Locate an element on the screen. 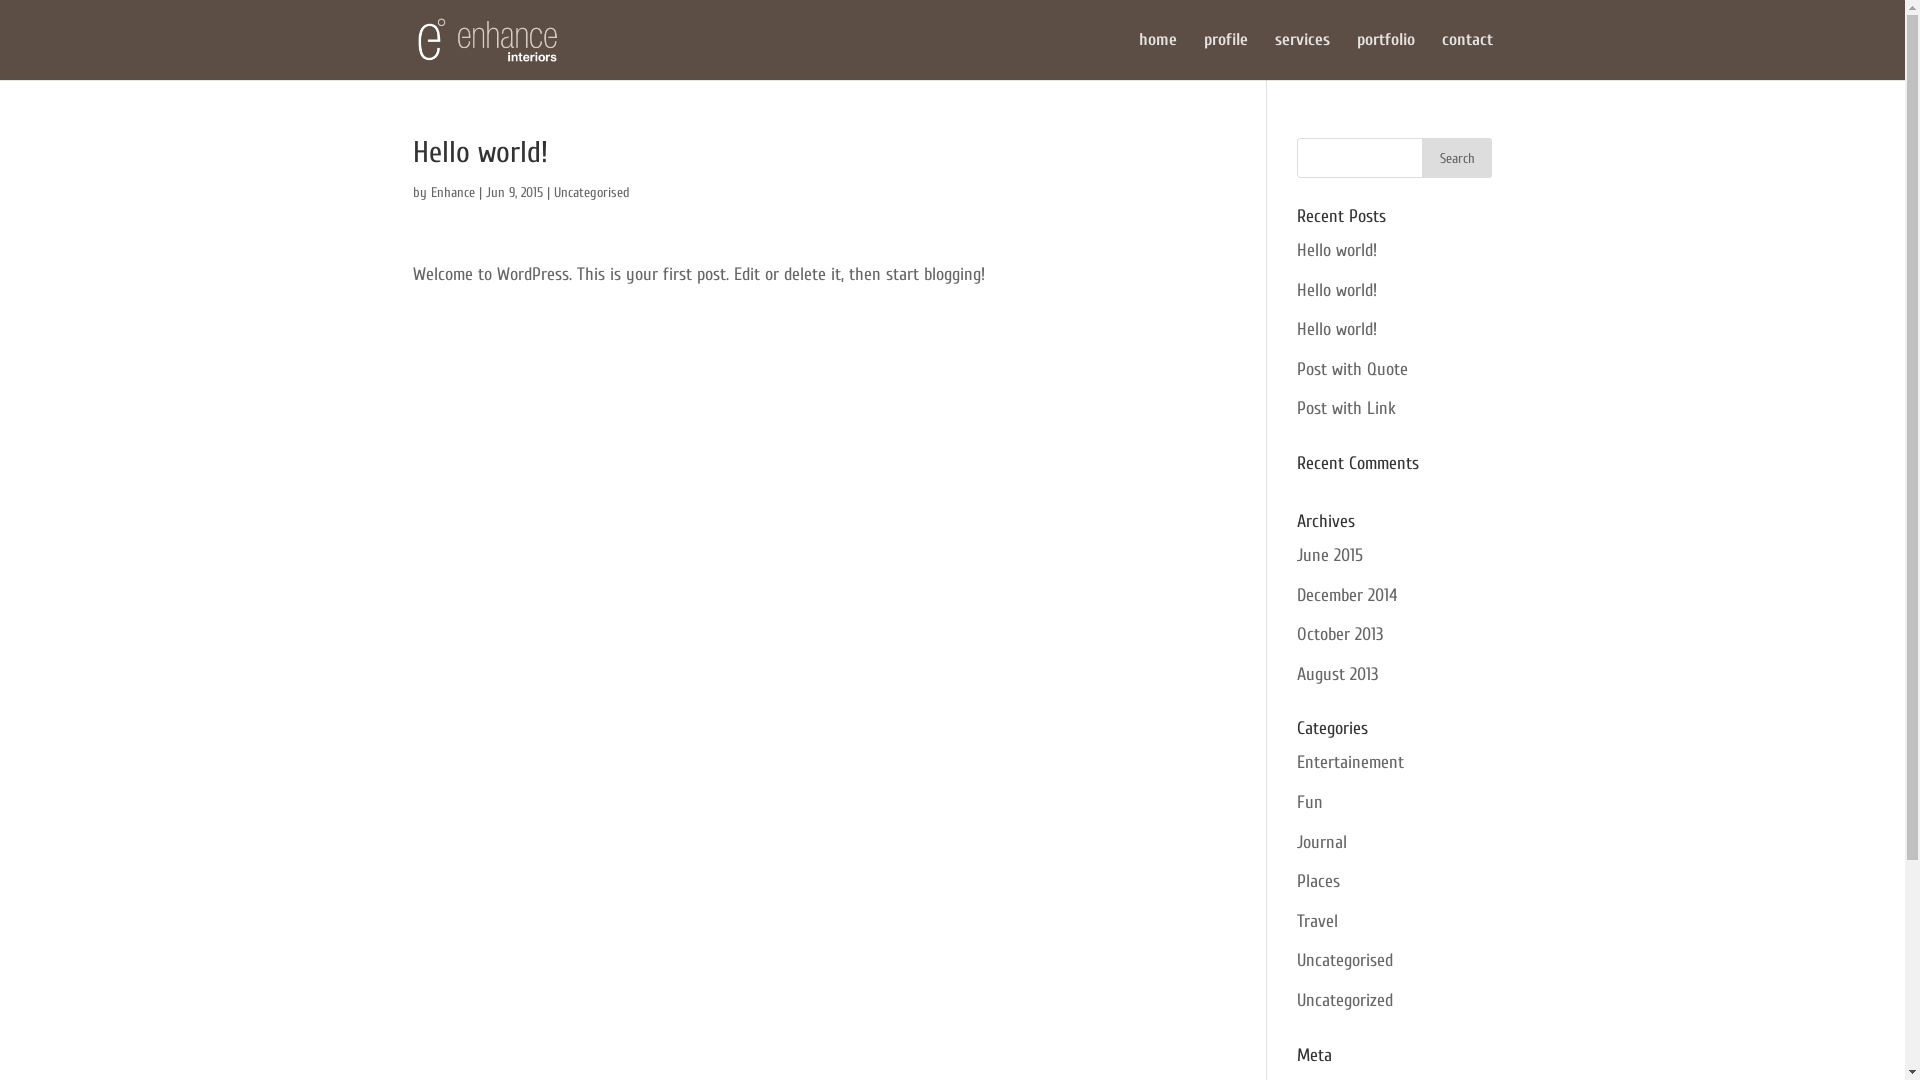 The height and width of the screenshot is (1080, 1920). 'services' is located at coordinates (1301, 55).